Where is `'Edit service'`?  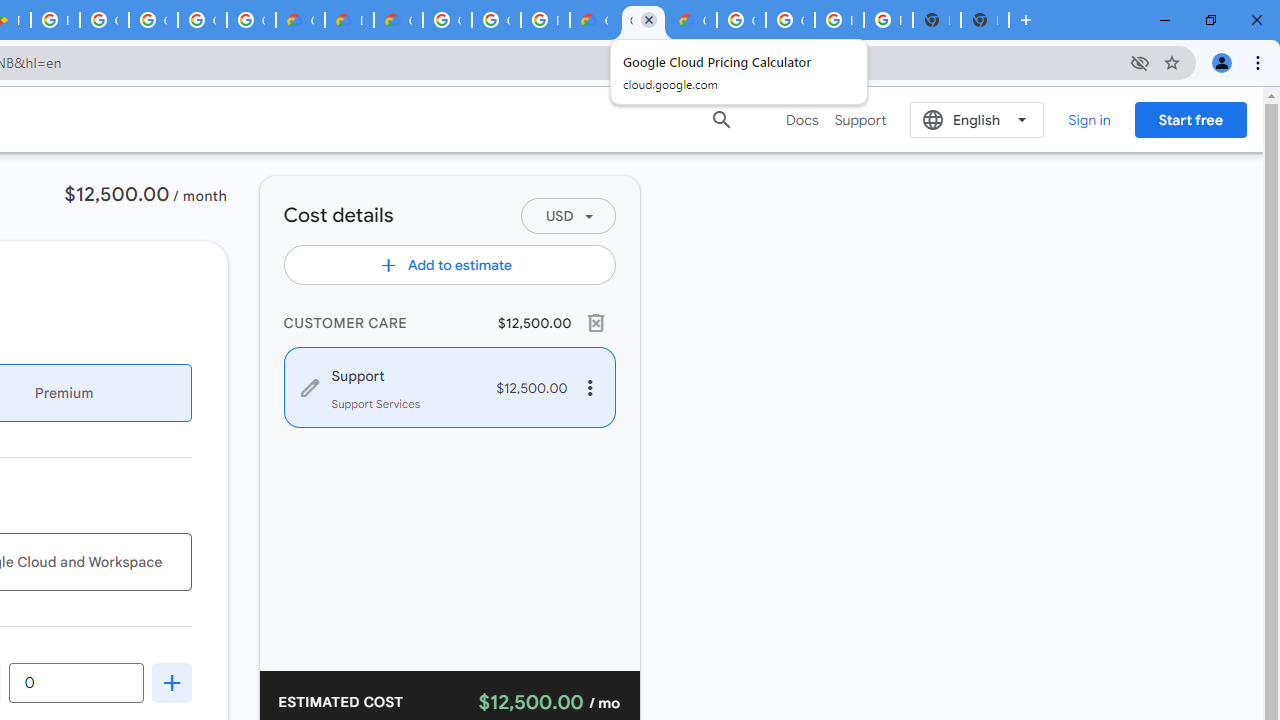
'Edit service' is located at coordinates (308, 387).